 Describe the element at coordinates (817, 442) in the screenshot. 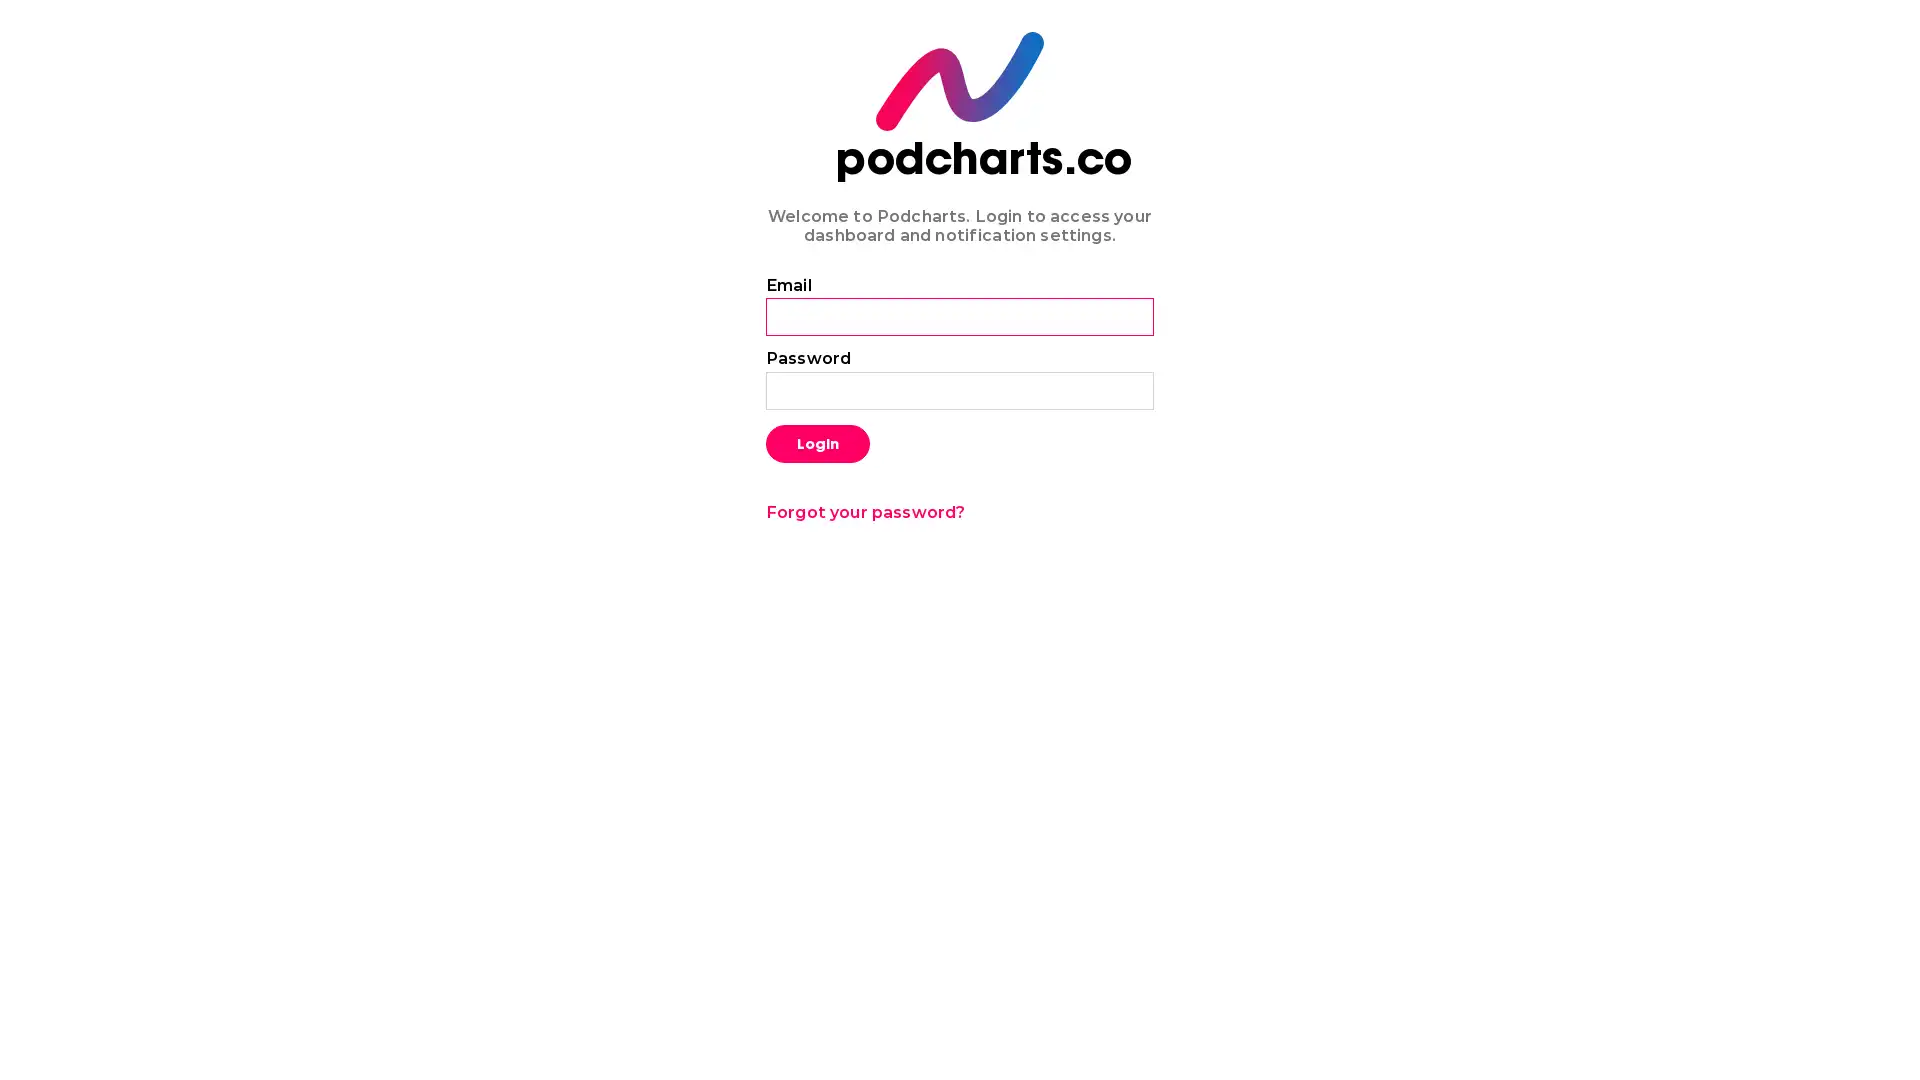

I see `Login` at that location.